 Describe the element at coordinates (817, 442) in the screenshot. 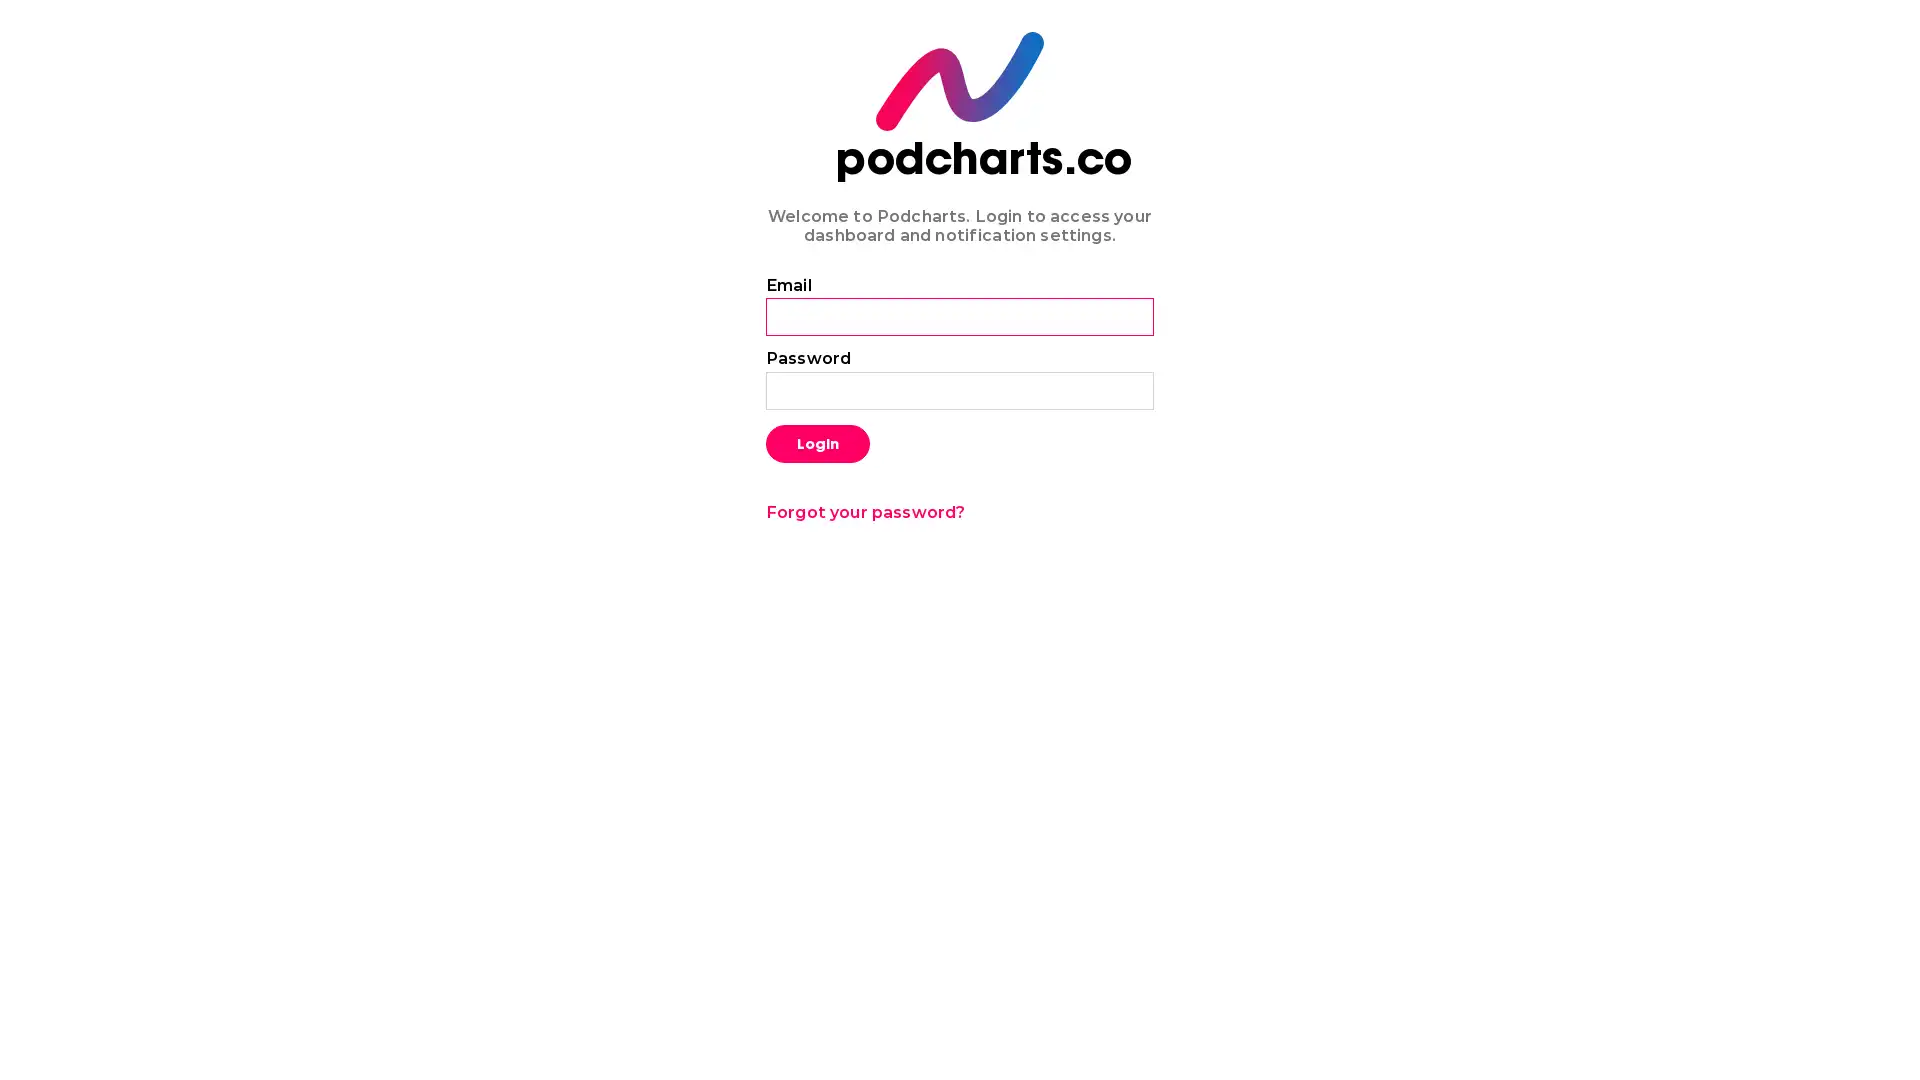

I see `Login` at that location.